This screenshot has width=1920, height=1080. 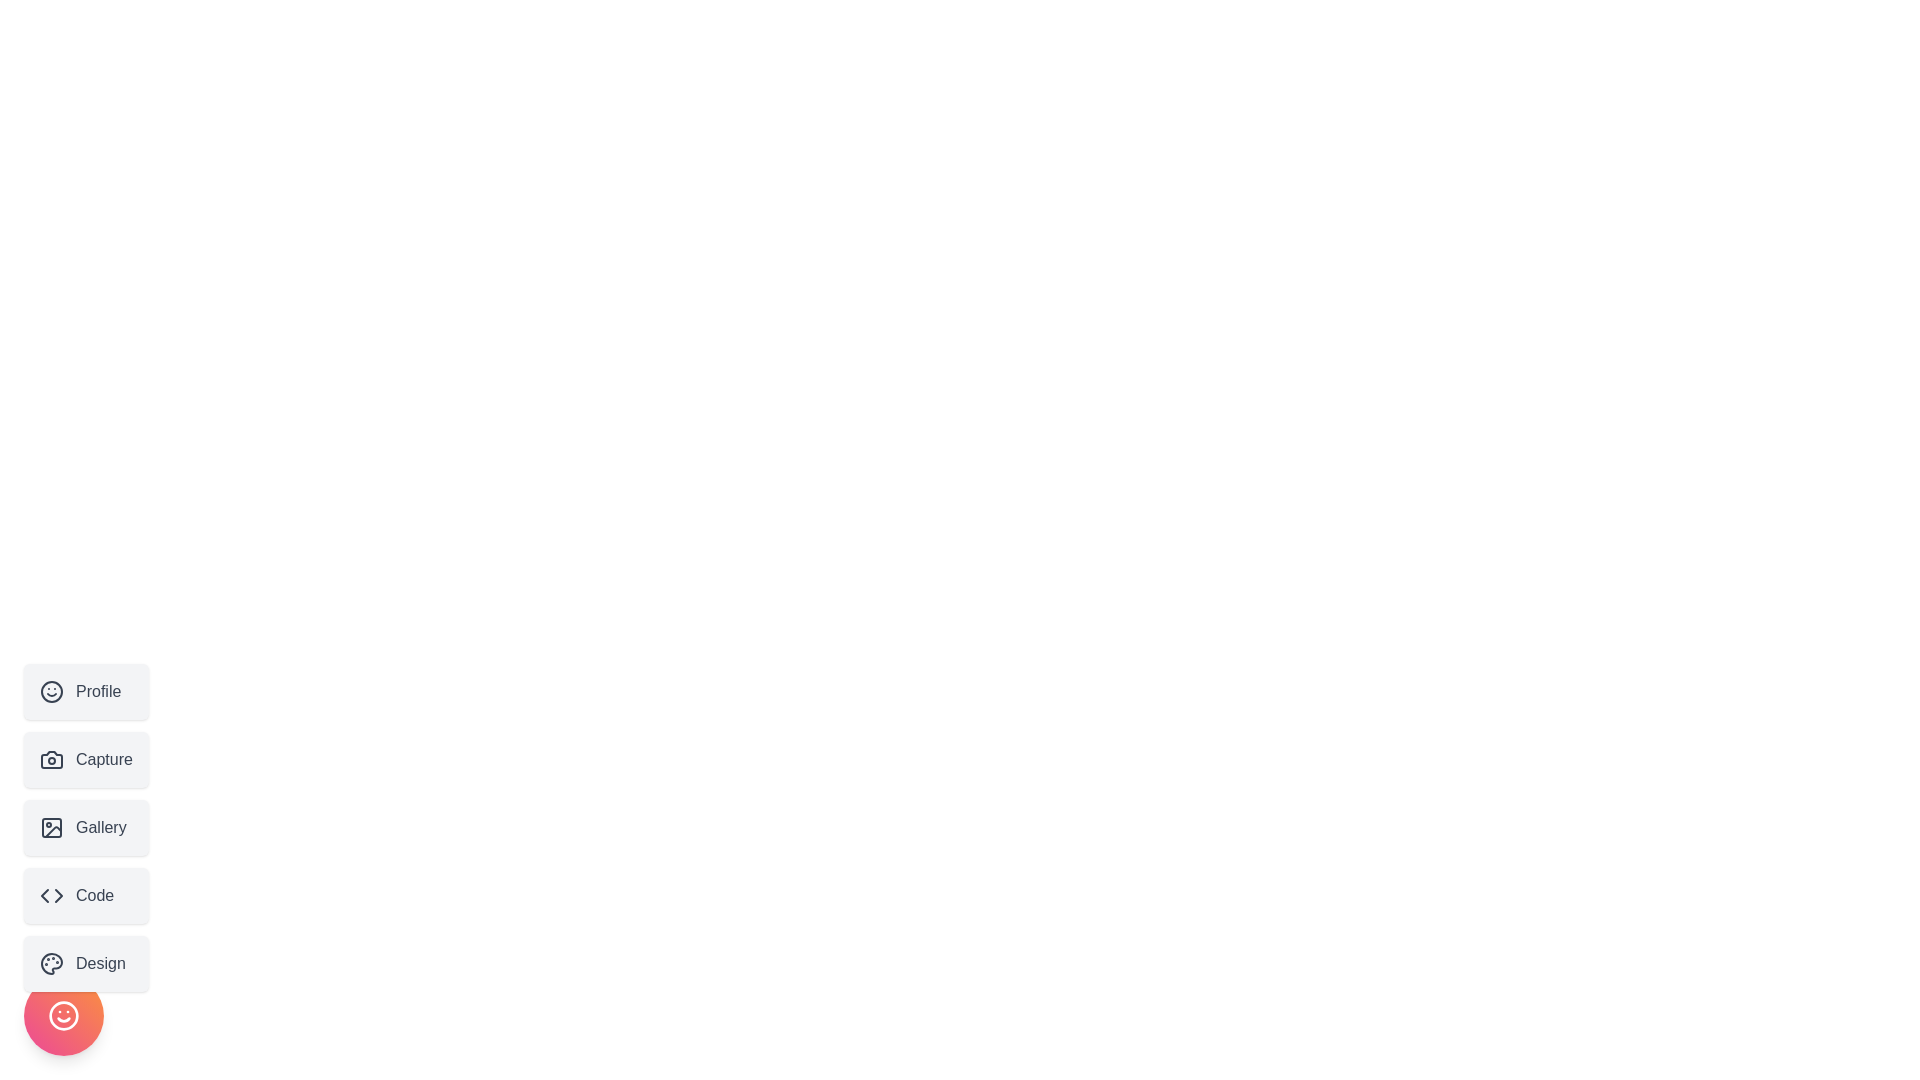 What do you see at coordinates (58, 894) in the screenshot?
I see `the rightward-pointing arrowhead vector graphic within the 'Code' button icon, which is the second arrowhead in the SVG element` at bounding box center [58, 894].